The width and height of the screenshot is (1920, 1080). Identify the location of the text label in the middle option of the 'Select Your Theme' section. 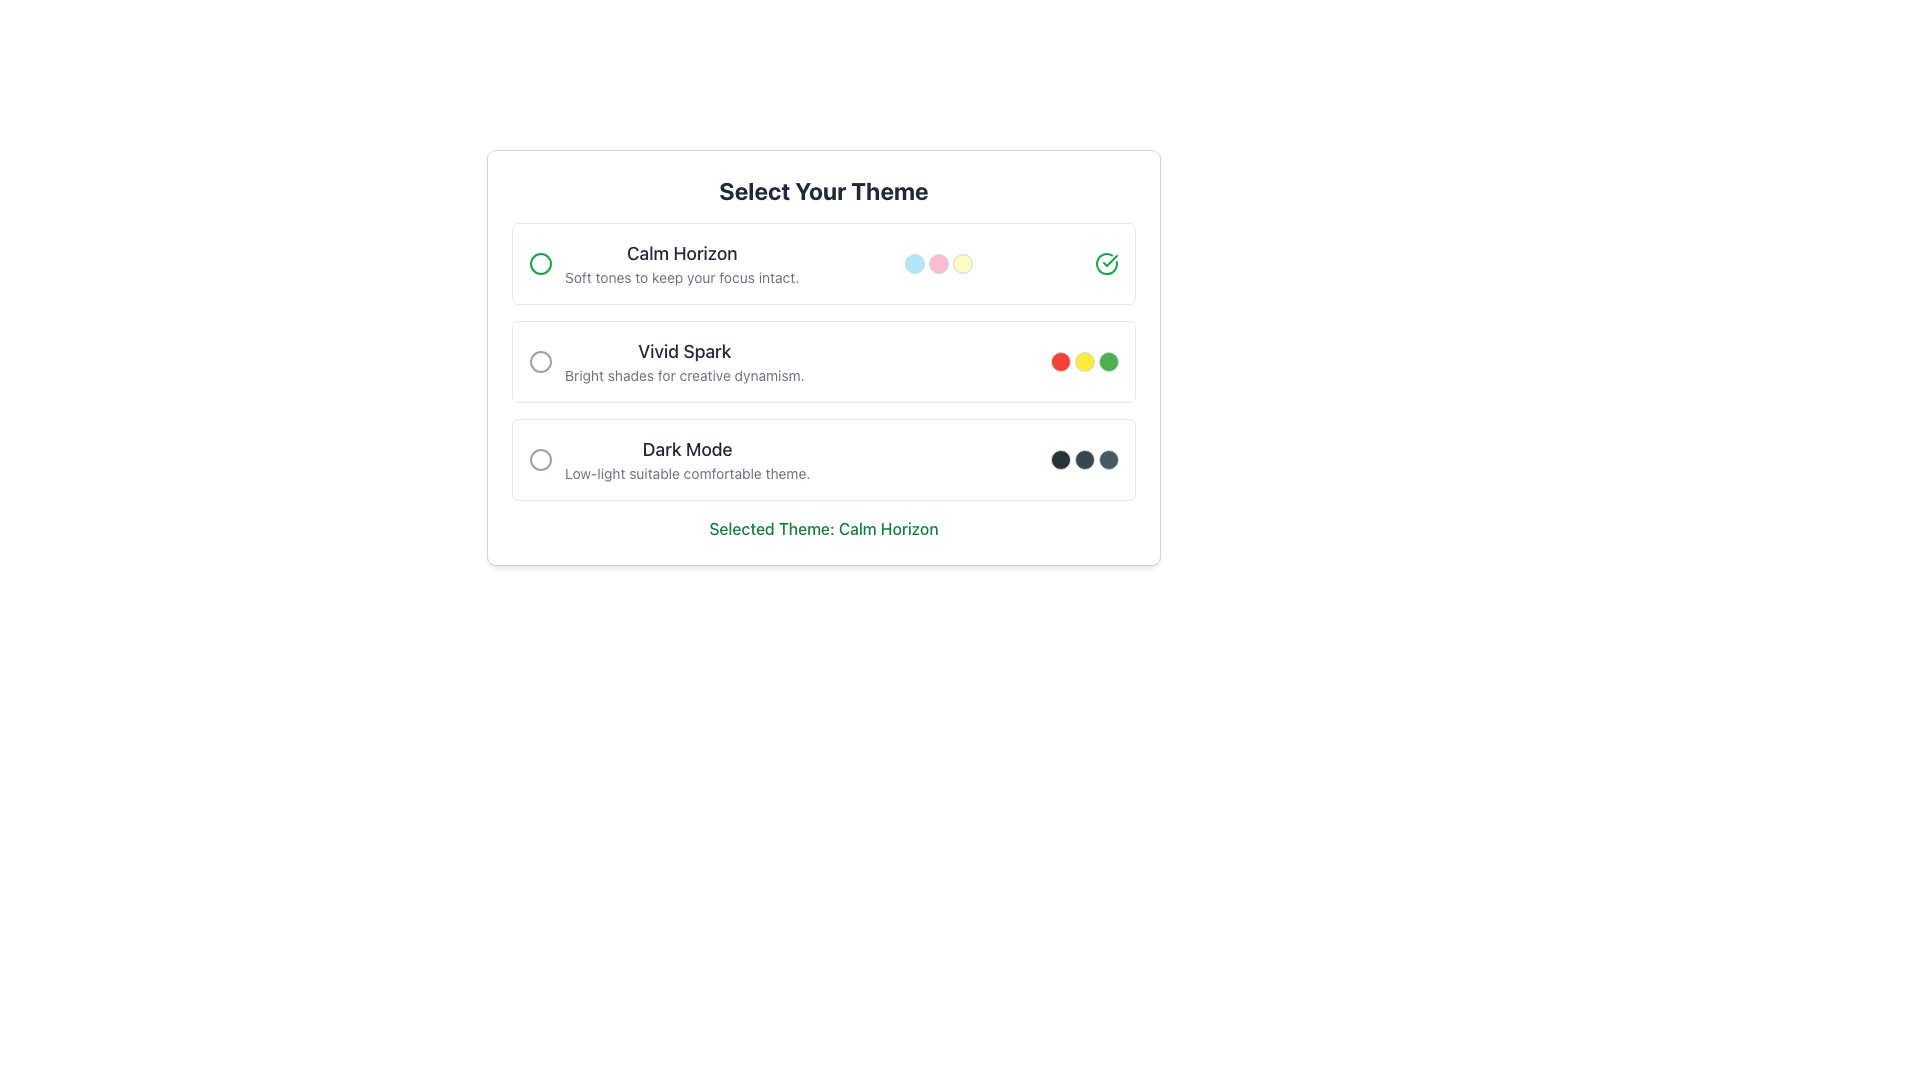
(684, 362).